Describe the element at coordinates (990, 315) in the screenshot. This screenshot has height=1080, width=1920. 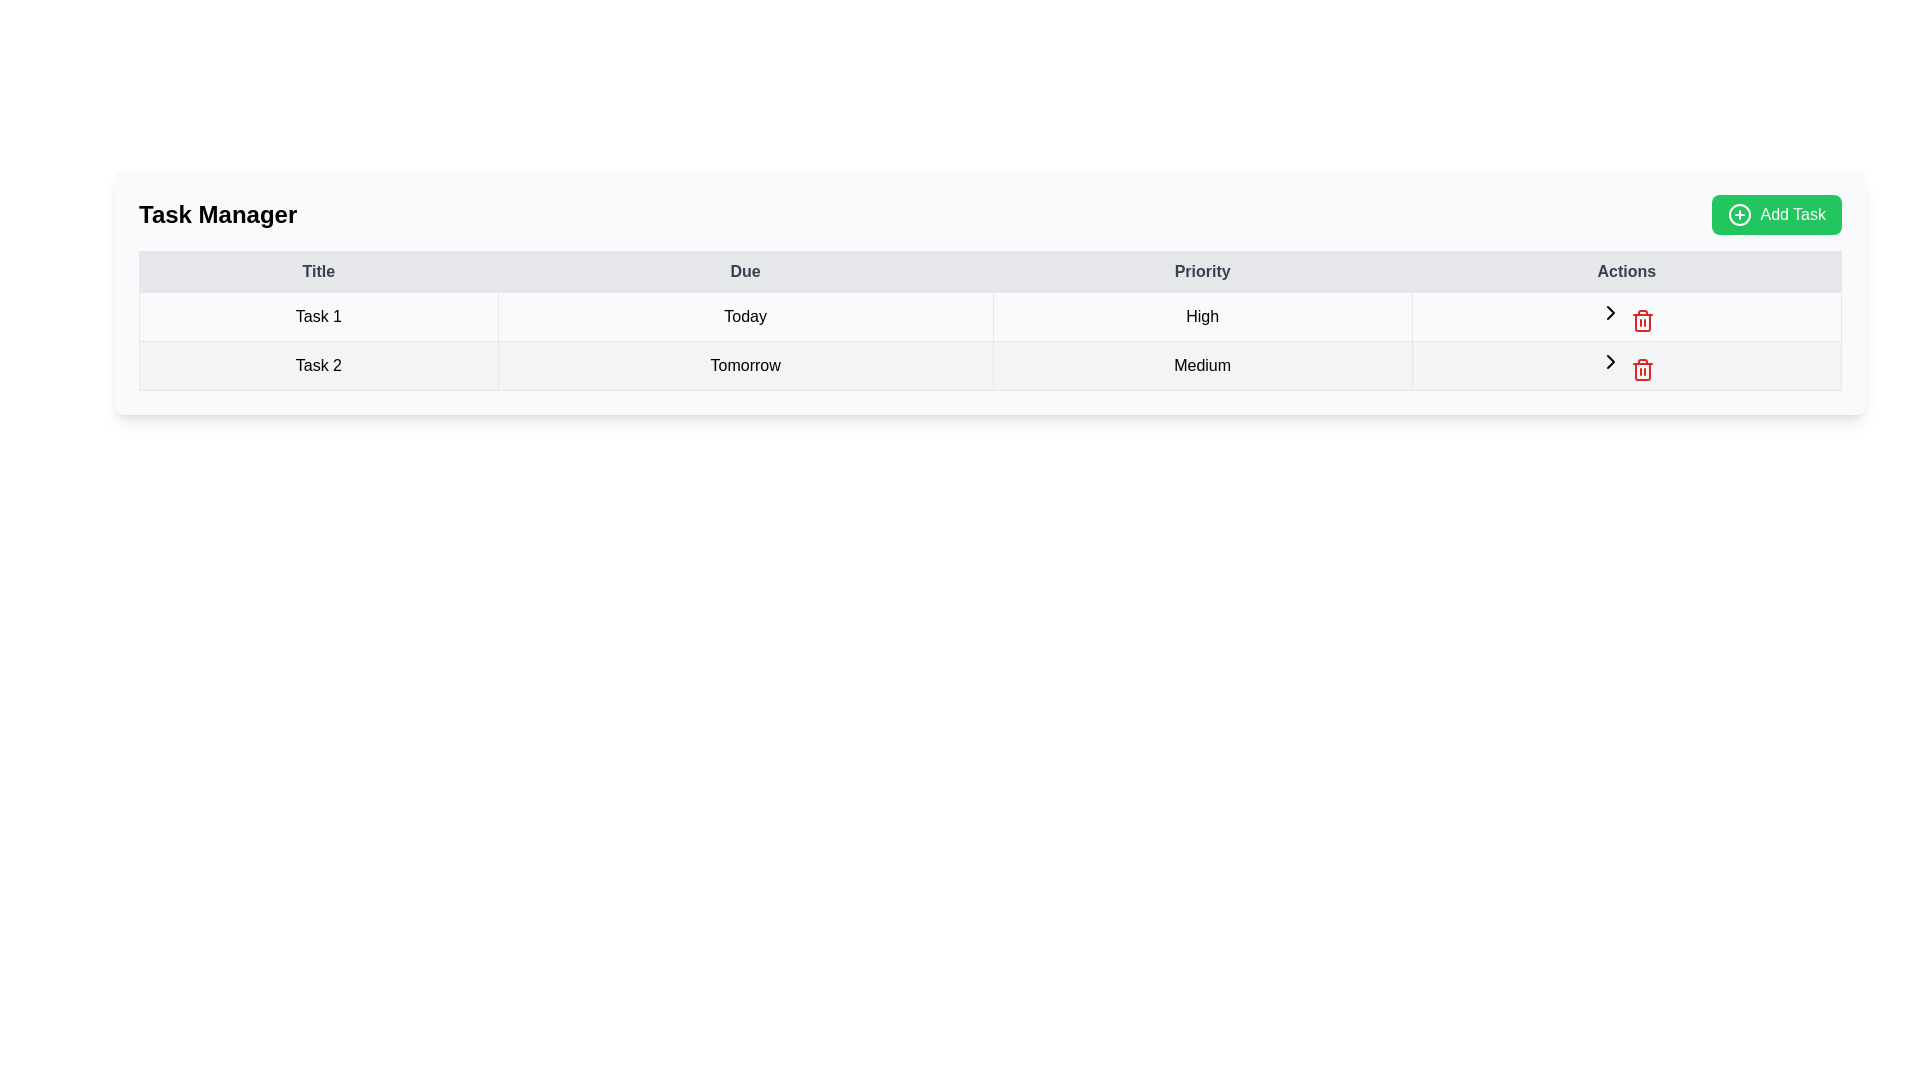
I see `details of the task represented by the first row in the task manager table, which displays 'Task 1', 'Today', and 'High'` at that location.